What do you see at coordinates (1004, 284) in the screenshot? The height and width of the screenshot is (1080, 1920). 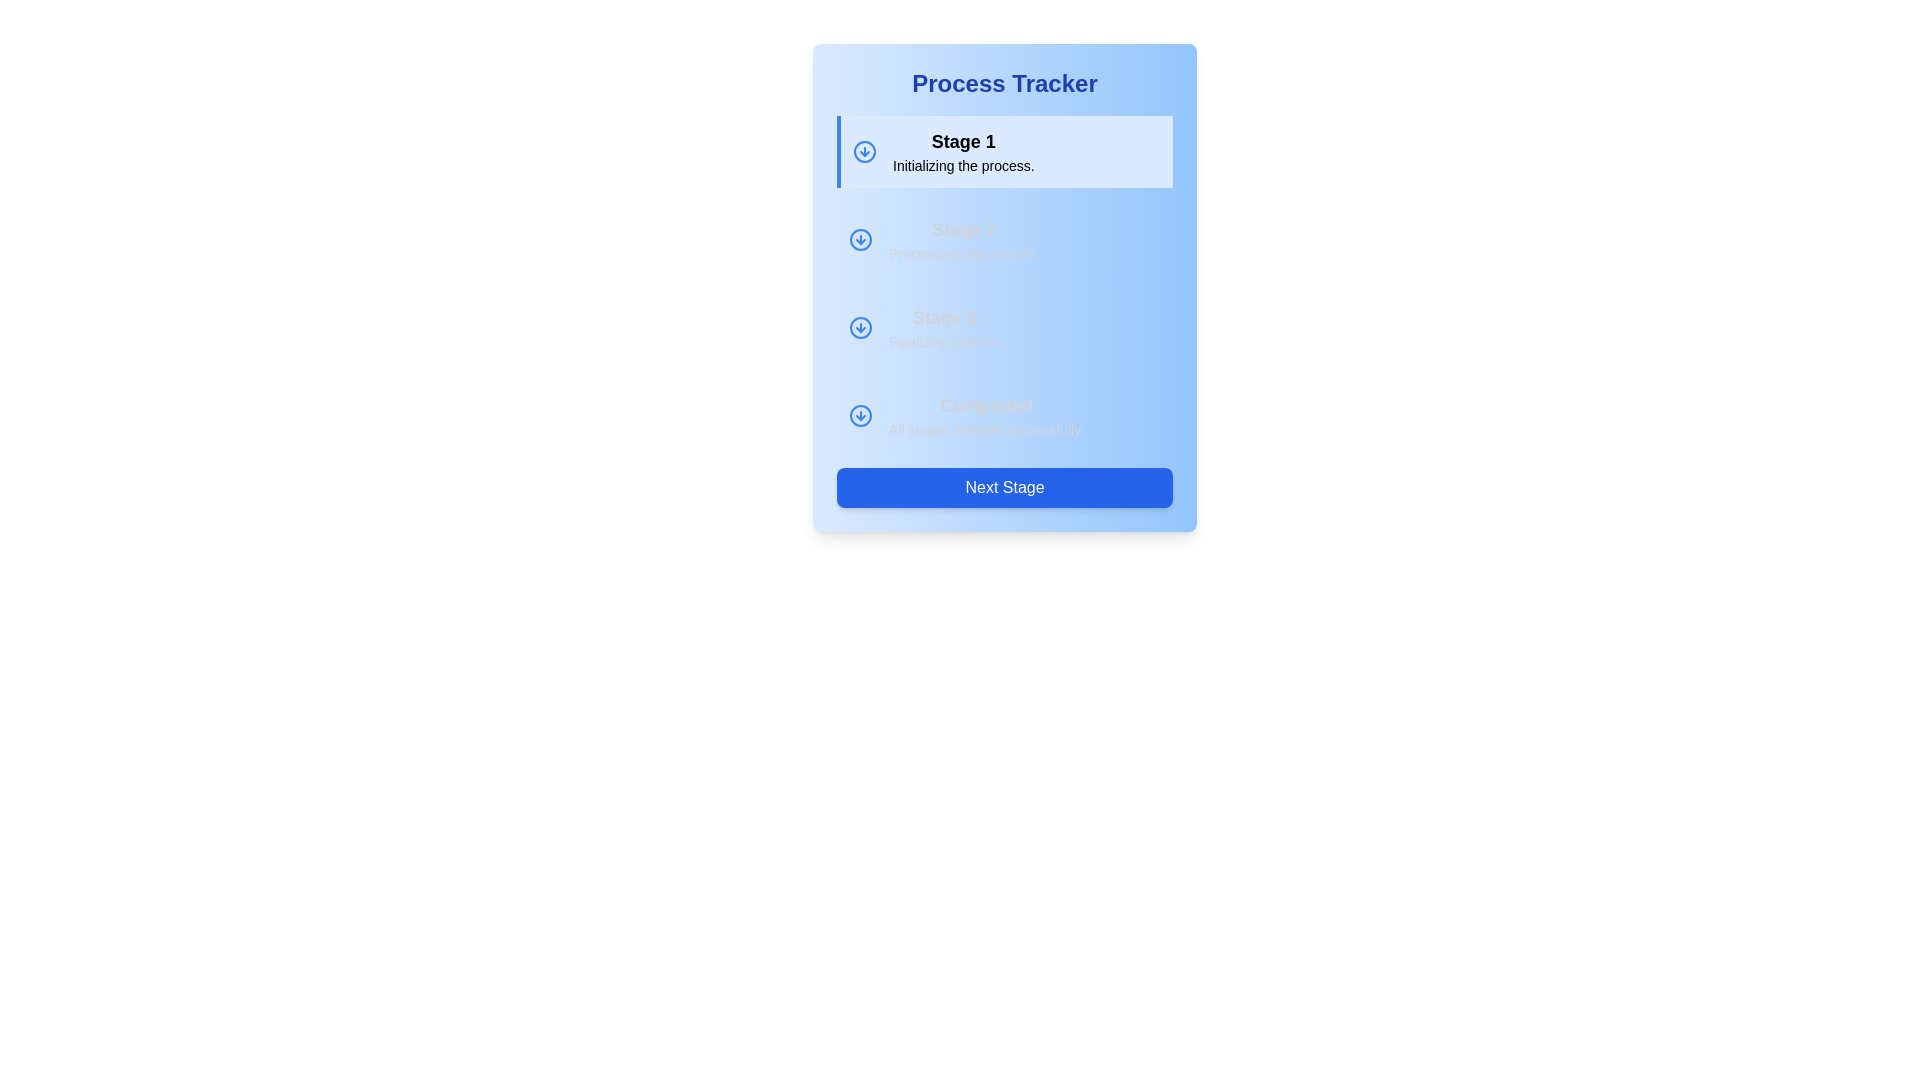 I see `the second stage of the Progress tracker list` at bounding box center [1004, 284].